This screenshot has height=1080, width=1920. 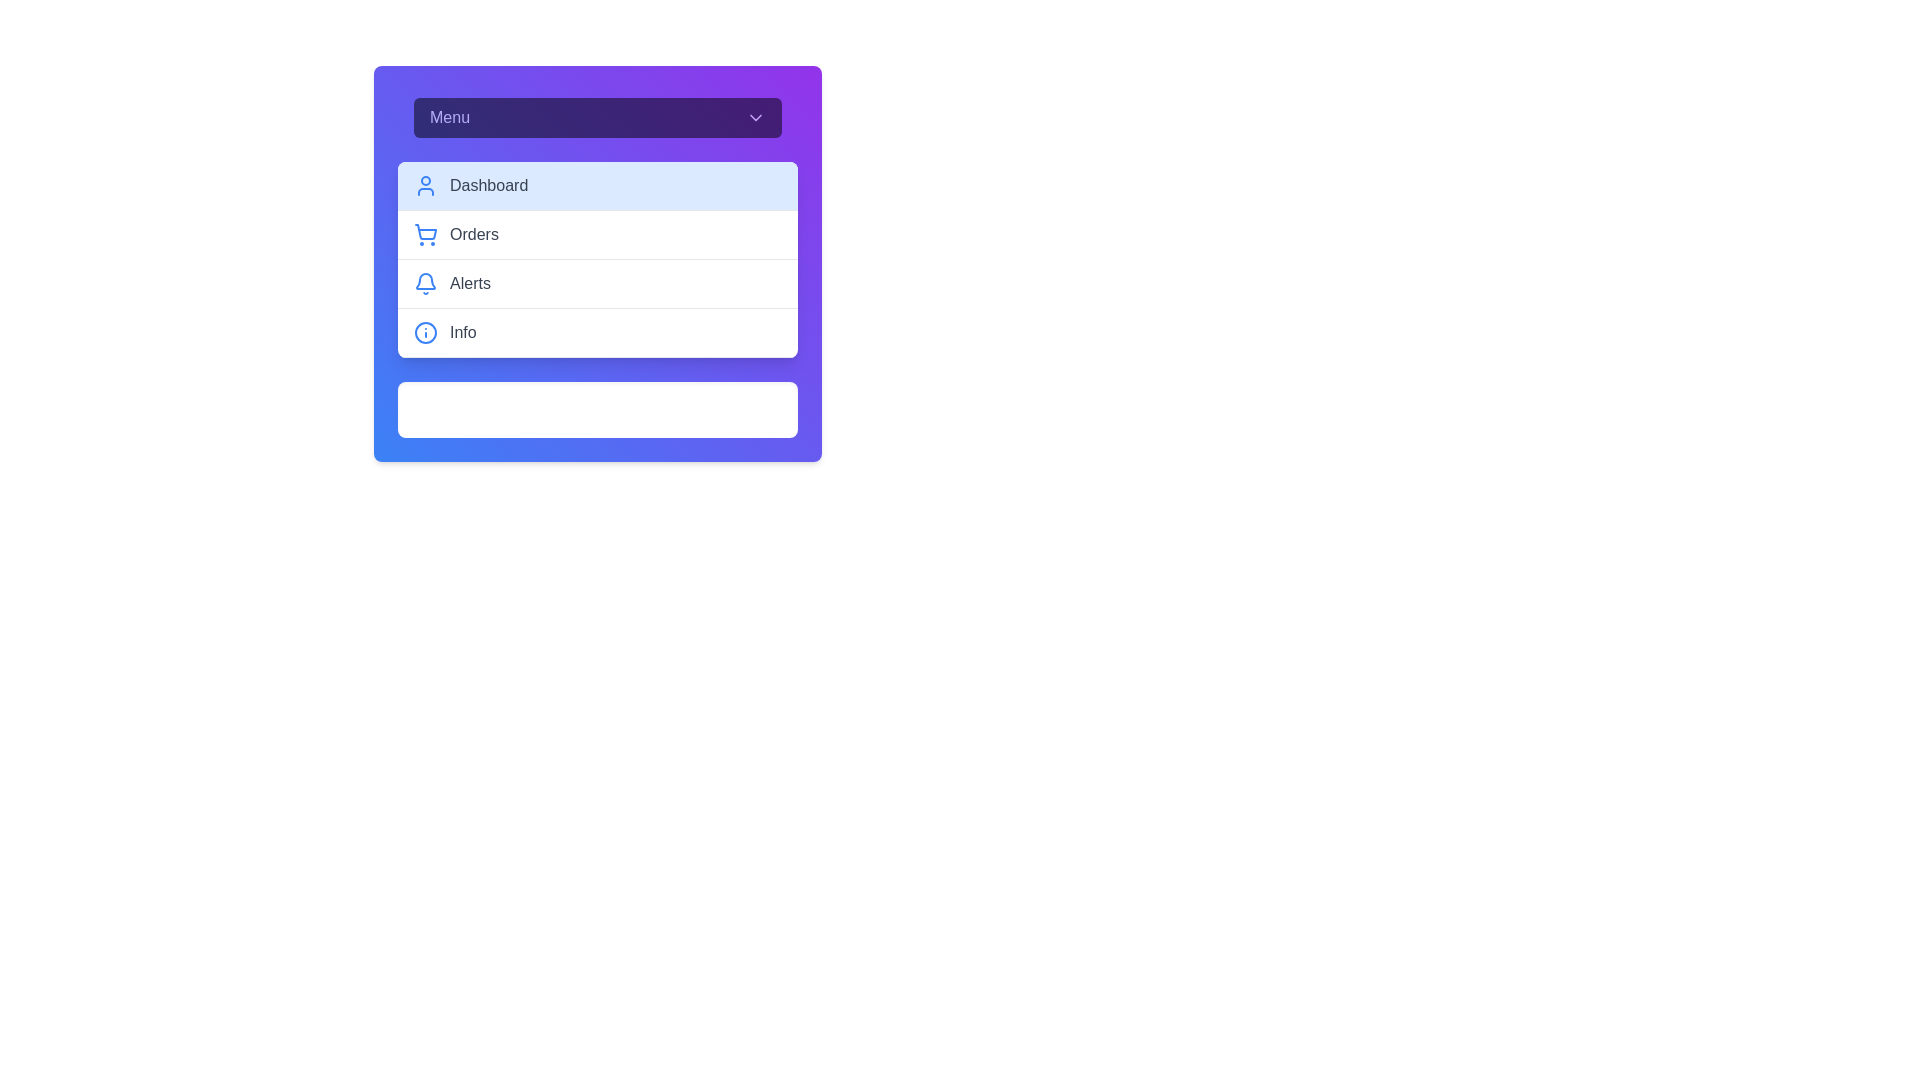 I want to click on the downward chevron icon indicating dropdown functionality located in the header bar adjacent to the 'Menu' text, so click(x=754, y=118).